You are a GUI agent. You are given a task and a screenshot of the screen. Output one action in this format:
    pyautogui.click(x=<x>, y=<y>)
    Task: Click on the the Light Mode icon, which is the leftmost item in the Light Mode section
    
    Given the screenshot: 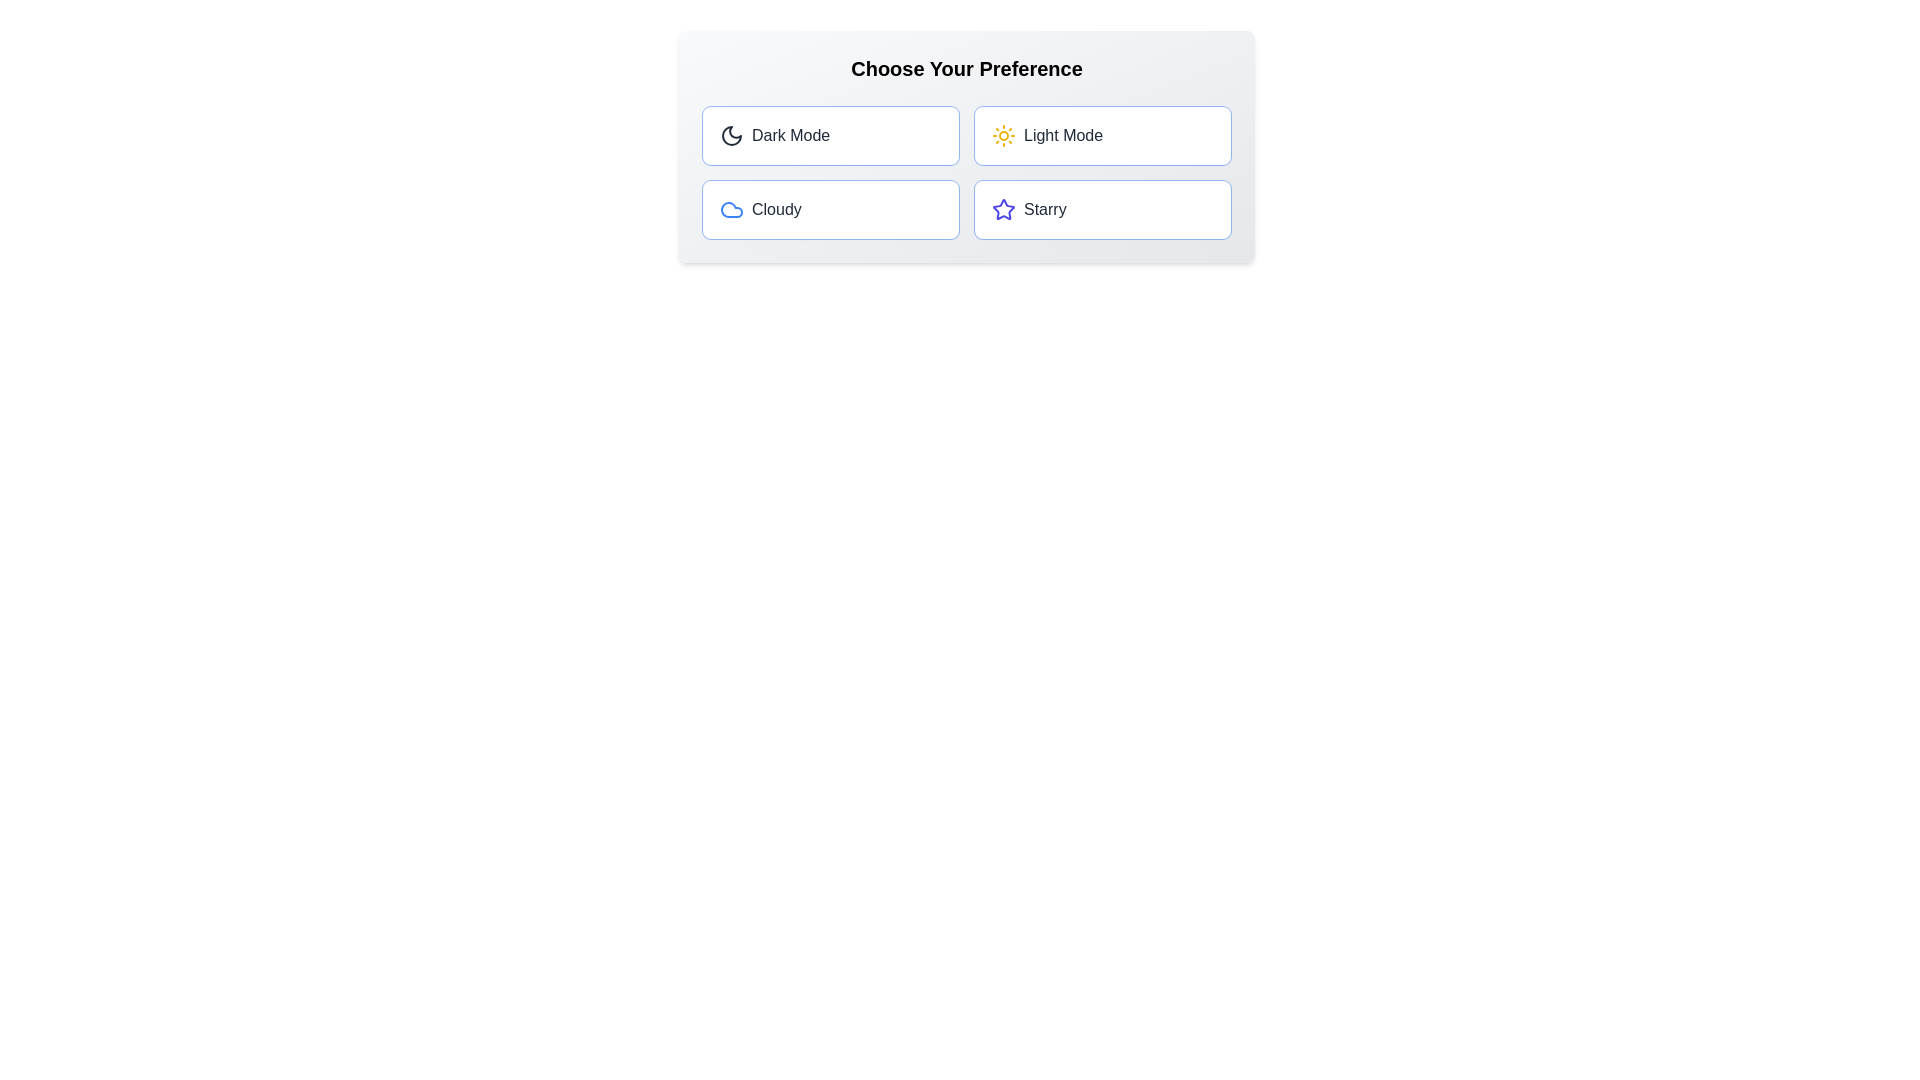 What is the action you would take?
    pyautogui.click(x=1003, y=135)
    